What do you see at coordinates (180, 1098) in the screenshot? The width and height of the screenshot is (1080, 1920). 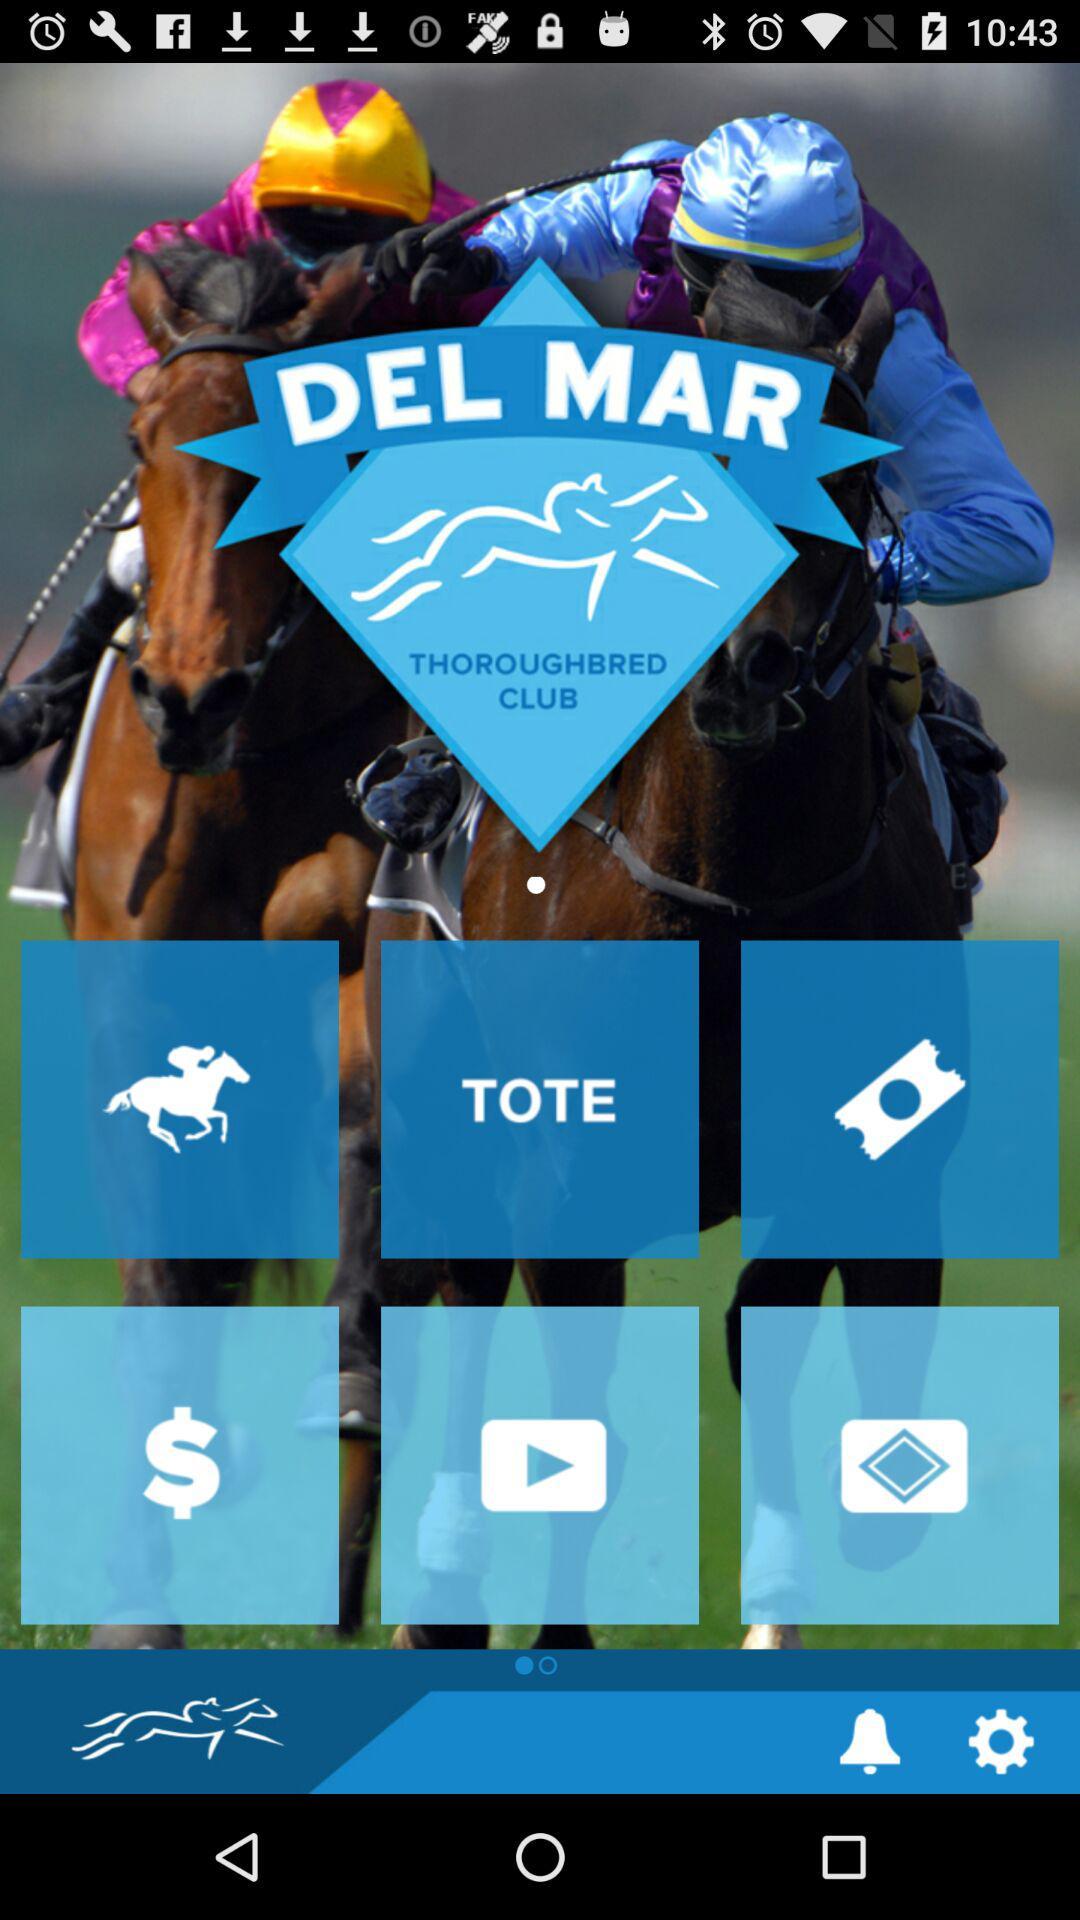 I see `opens racing menu` at bounding box center [180, 1098].